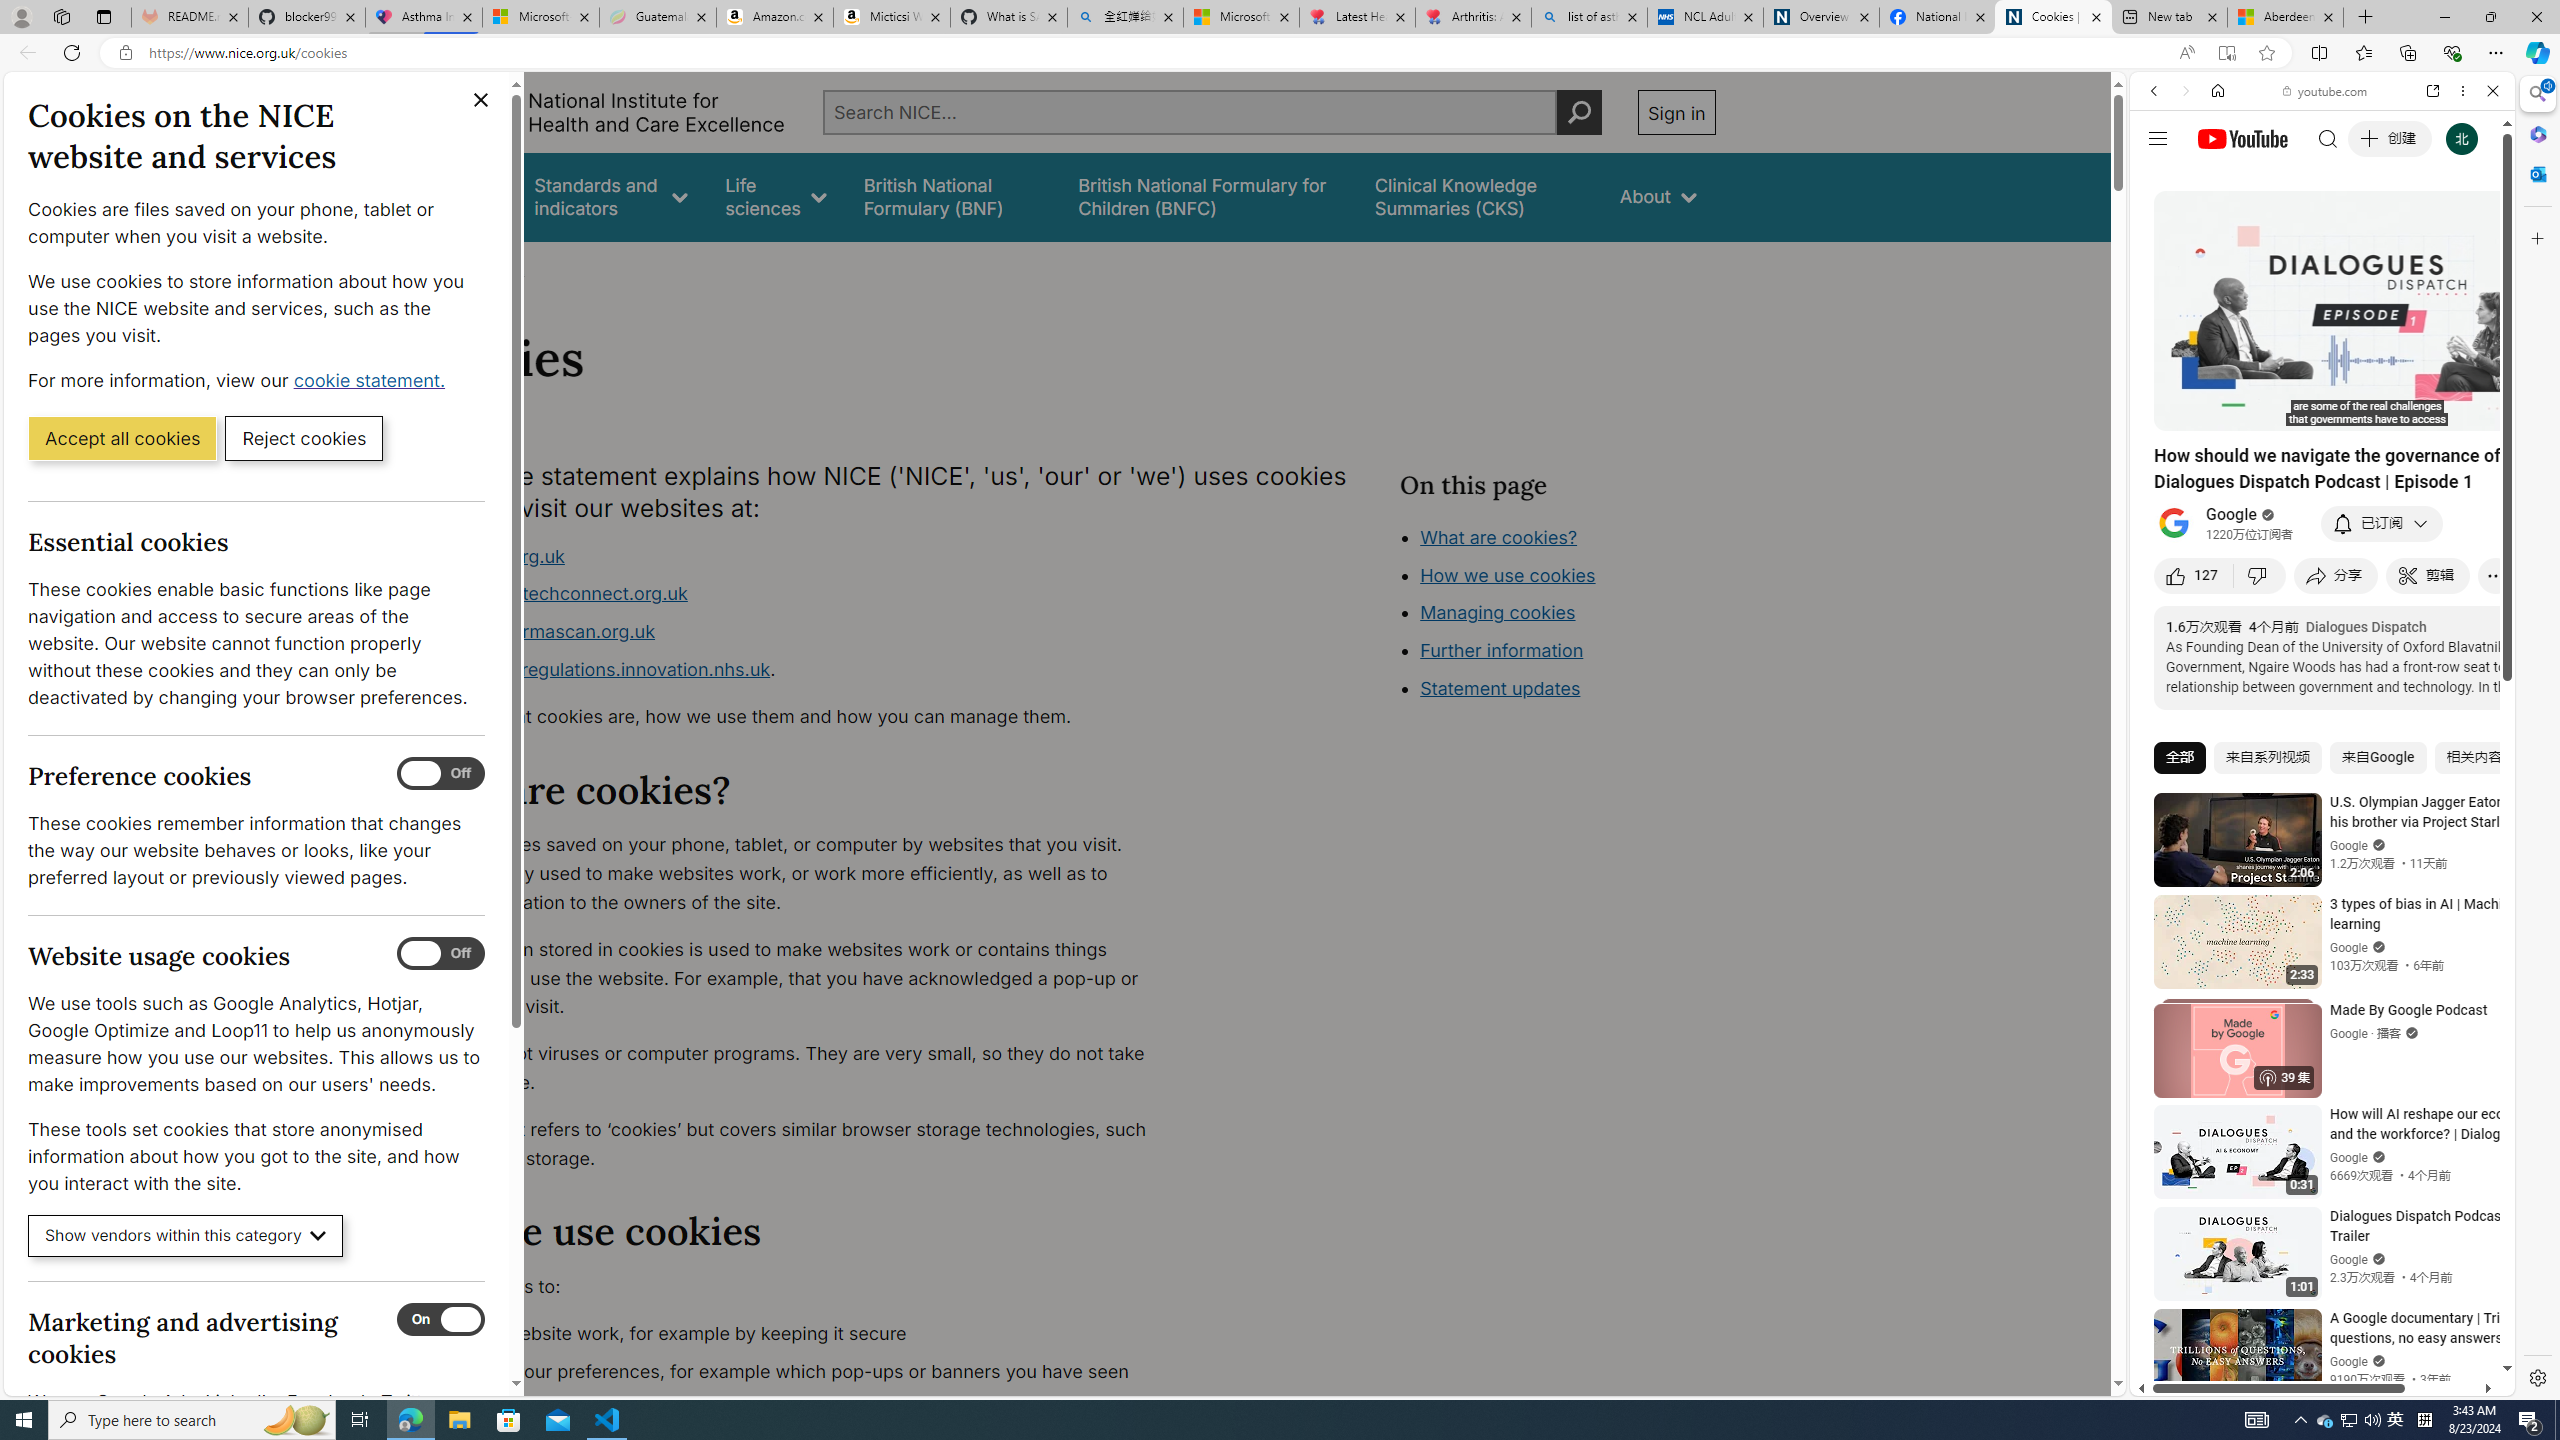 Image resolution: width=2560 pixels, height=1440 pixels. Describe the element at coordinates (2320, 543) in the screenshot. I see `'Music'` at that location.